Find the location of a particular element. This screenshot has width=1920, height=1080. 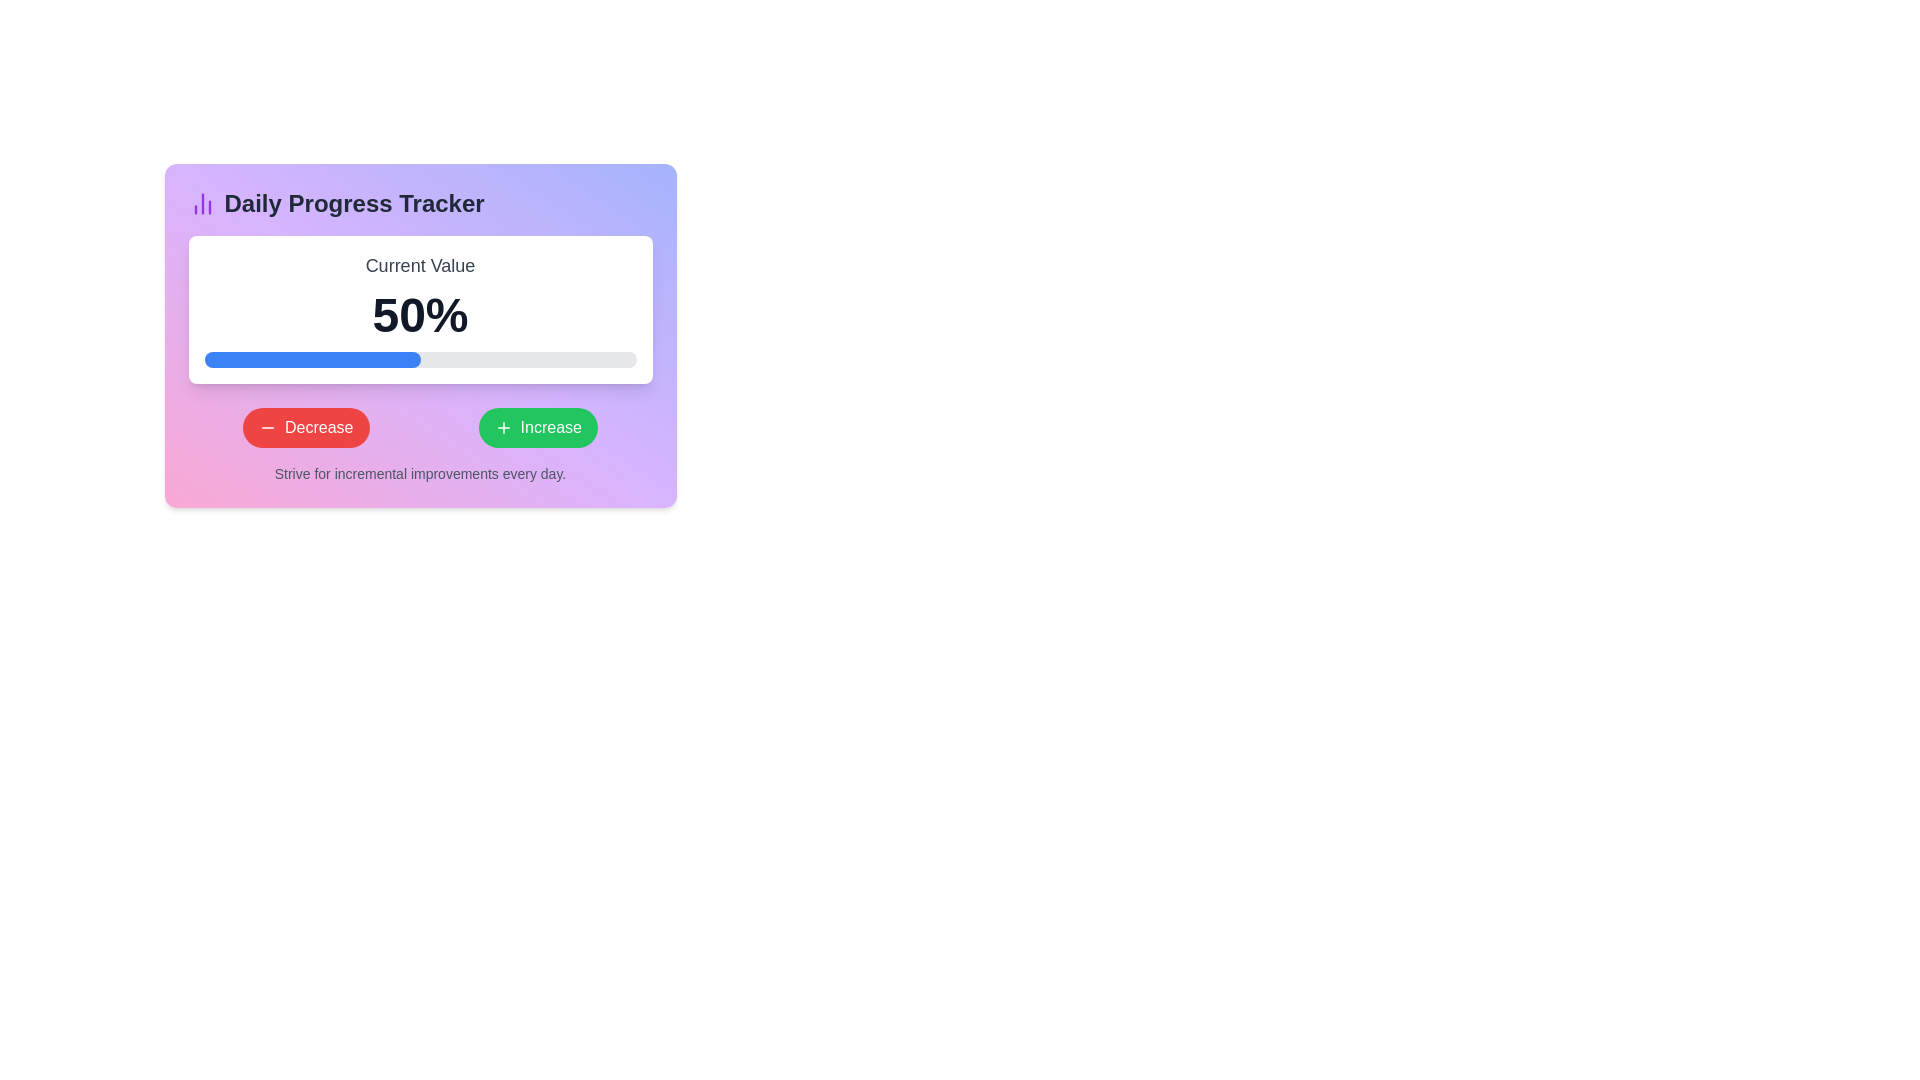

the 'Daily Progress Tracker' header text is located at coordinates (354, 204).